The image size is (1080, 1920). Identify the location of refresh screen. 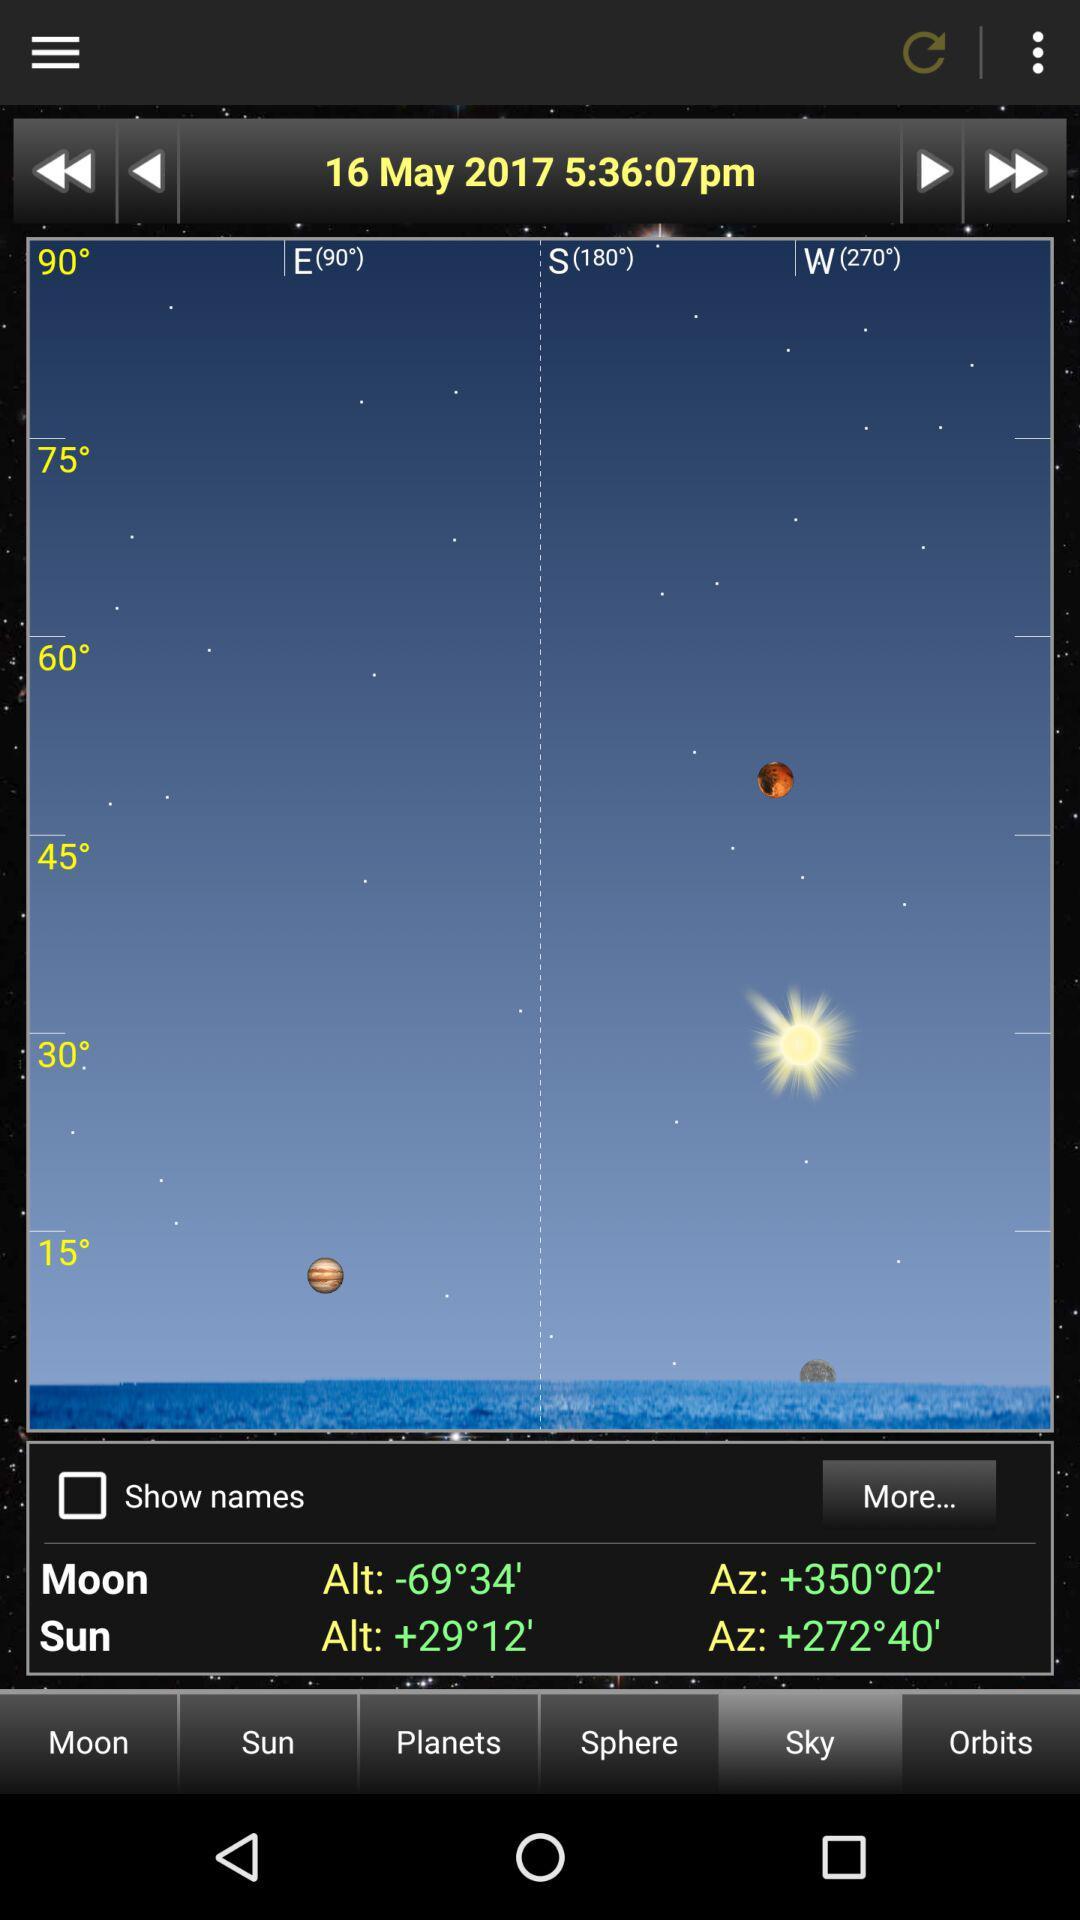
(924, 52).